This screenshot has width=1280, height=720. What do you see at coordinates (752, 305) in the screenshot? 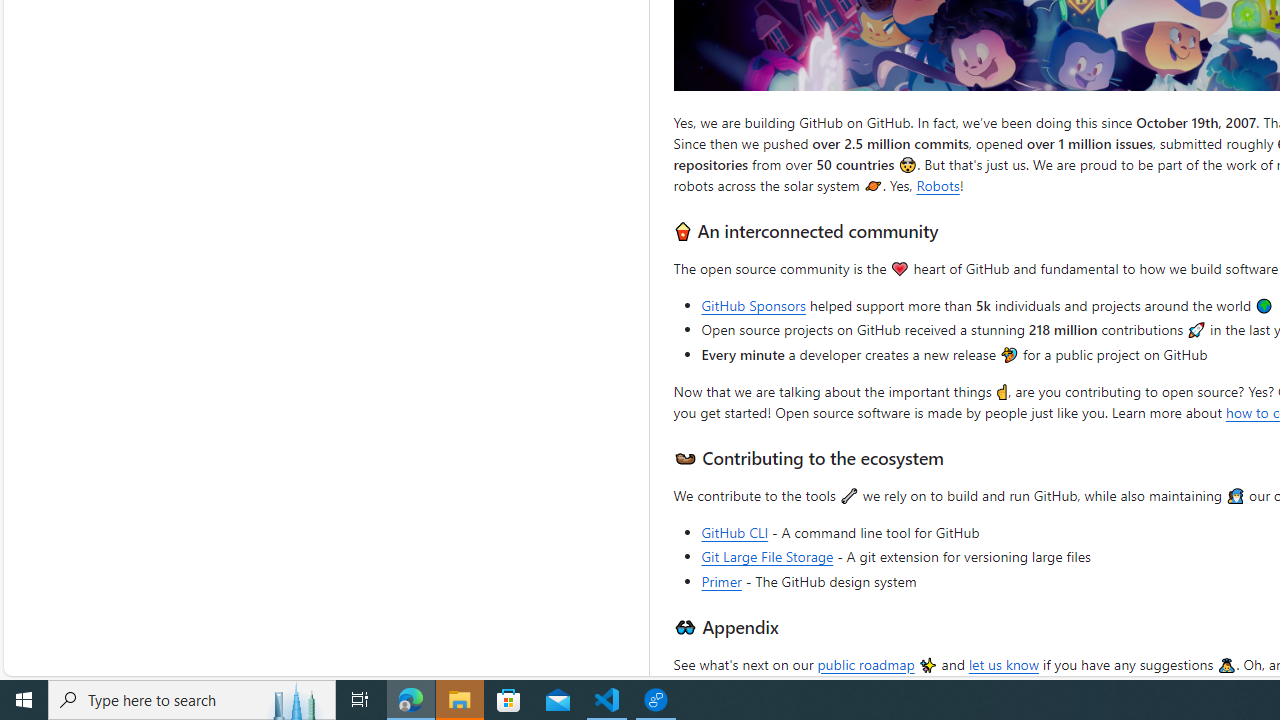
I see `'GitHub Sponsors'` at bounding box center [752, 305].